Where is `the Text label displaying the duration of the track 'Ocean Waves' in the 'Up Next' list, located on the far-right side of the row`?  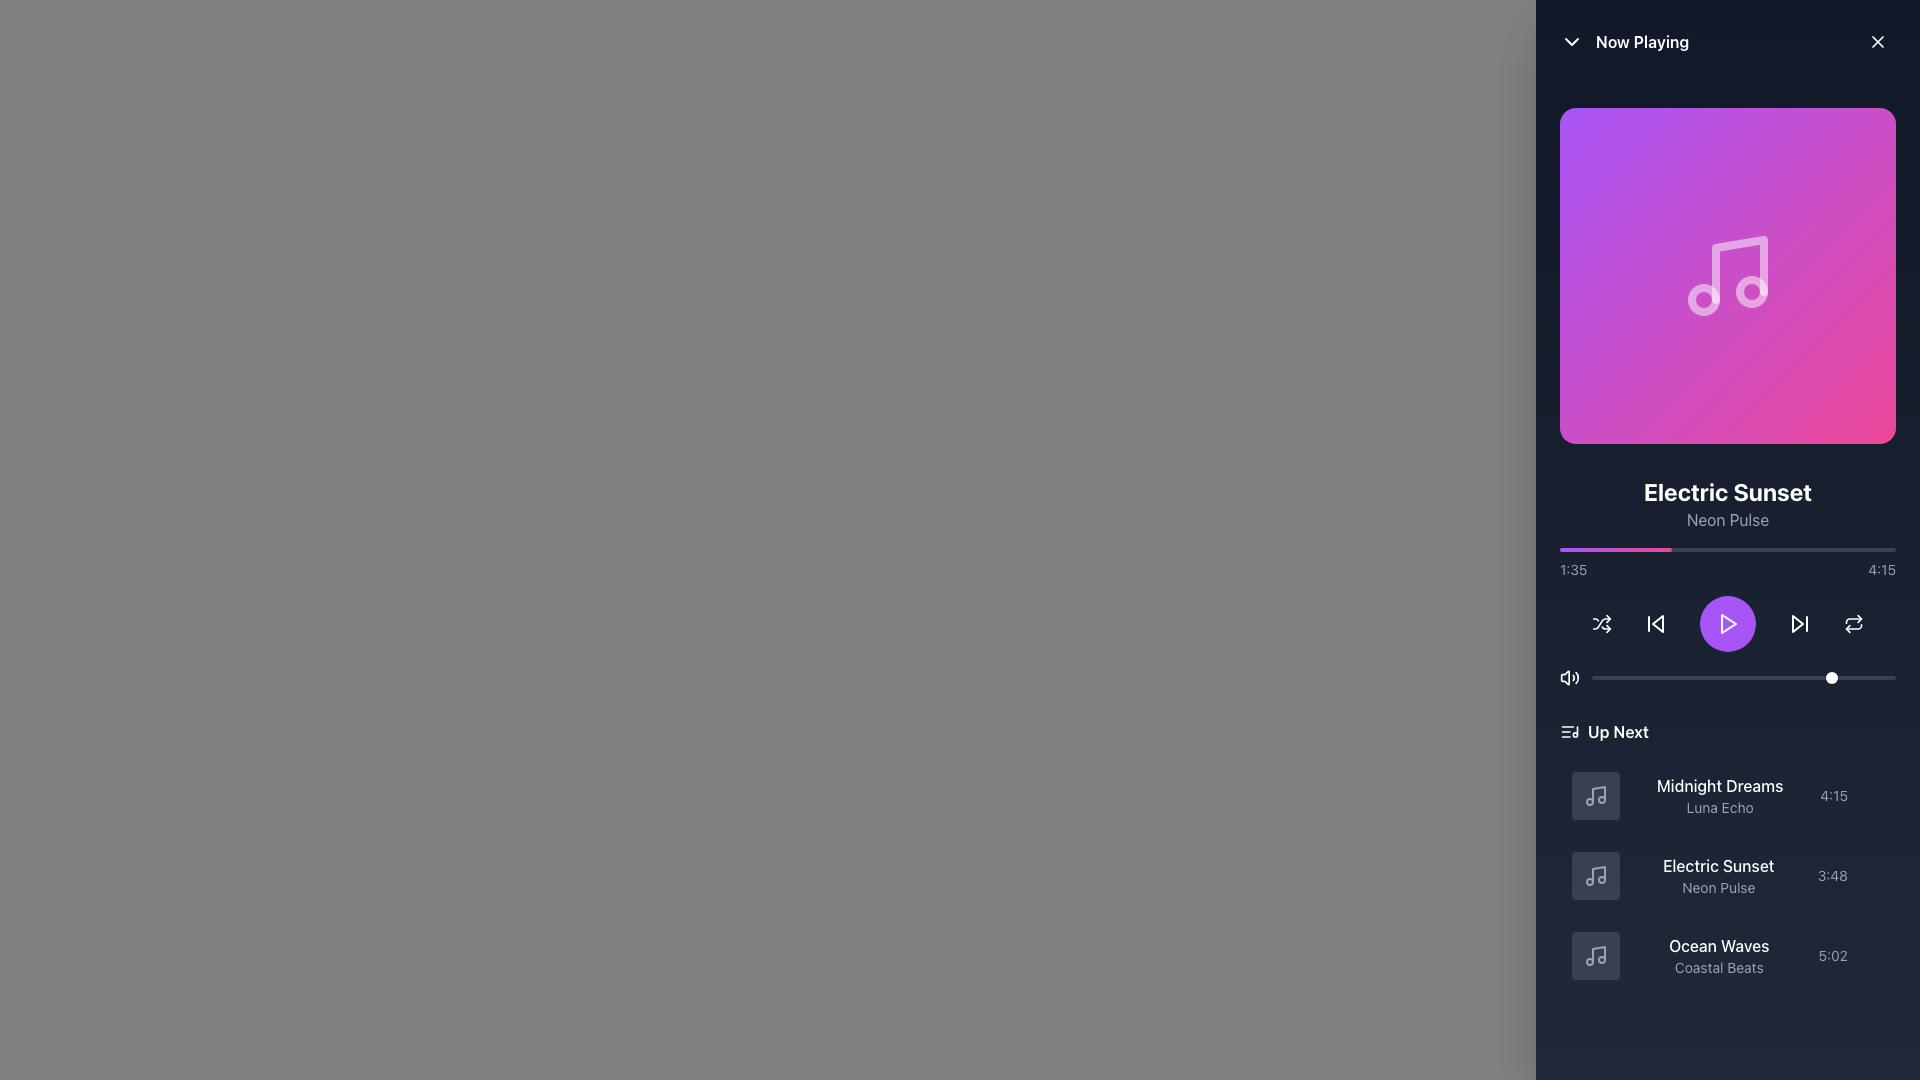 the Text label displaying the duration of the track 'Ocean Waves' in the 'Up Next' list, located on the far-right side of the row is located at coordinates (1833, 955).